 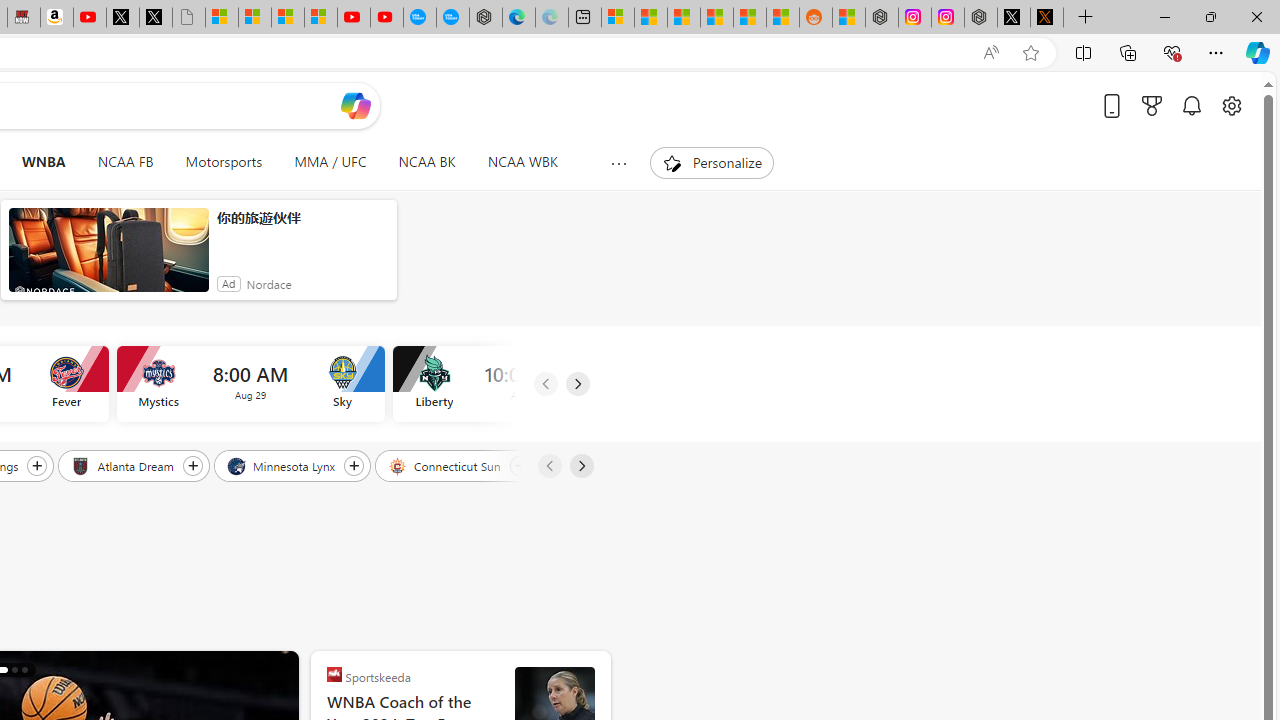 I want to click on 'Follow Atlanta Dream', so click(x=192, y=465).